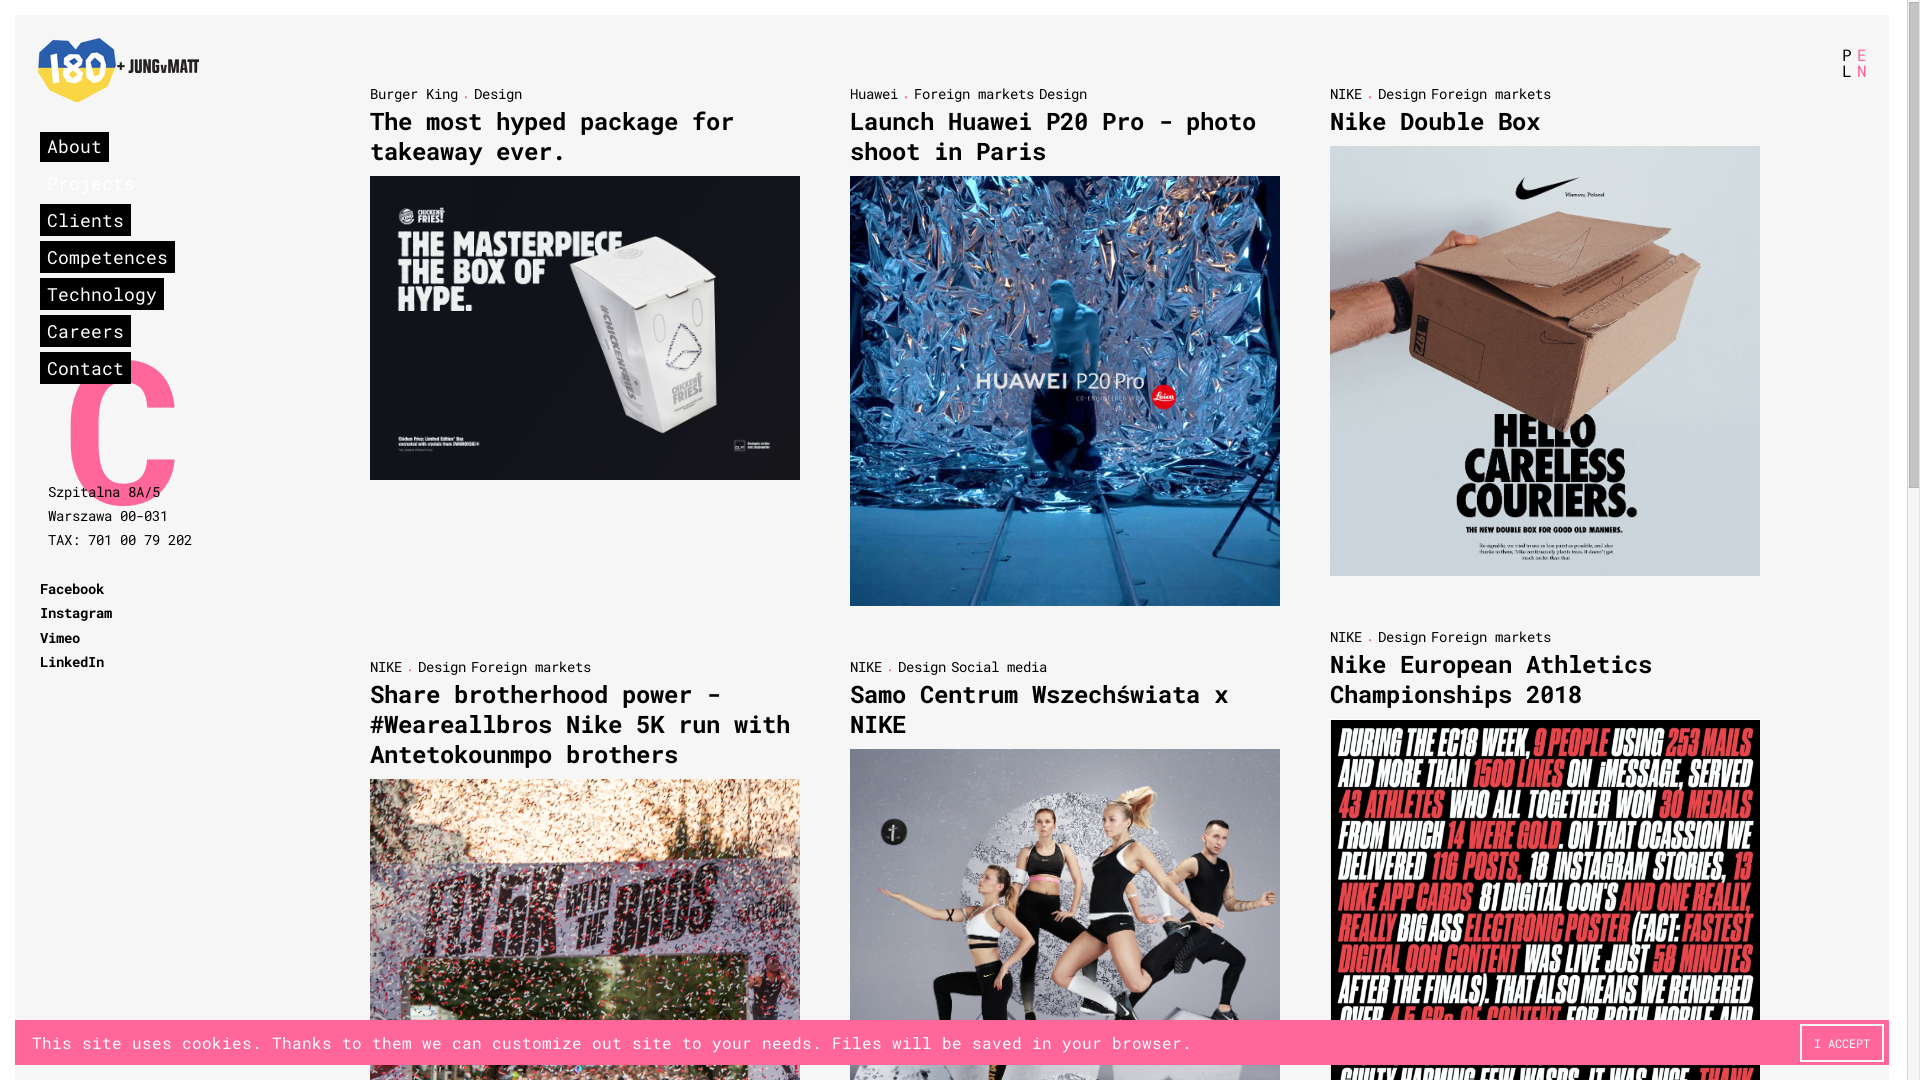 The height and width of the screenshot is (1080, 1920). Describe the element at coordinates (1329, 639) in the screenshot. I see `'NIKE'` at that location.